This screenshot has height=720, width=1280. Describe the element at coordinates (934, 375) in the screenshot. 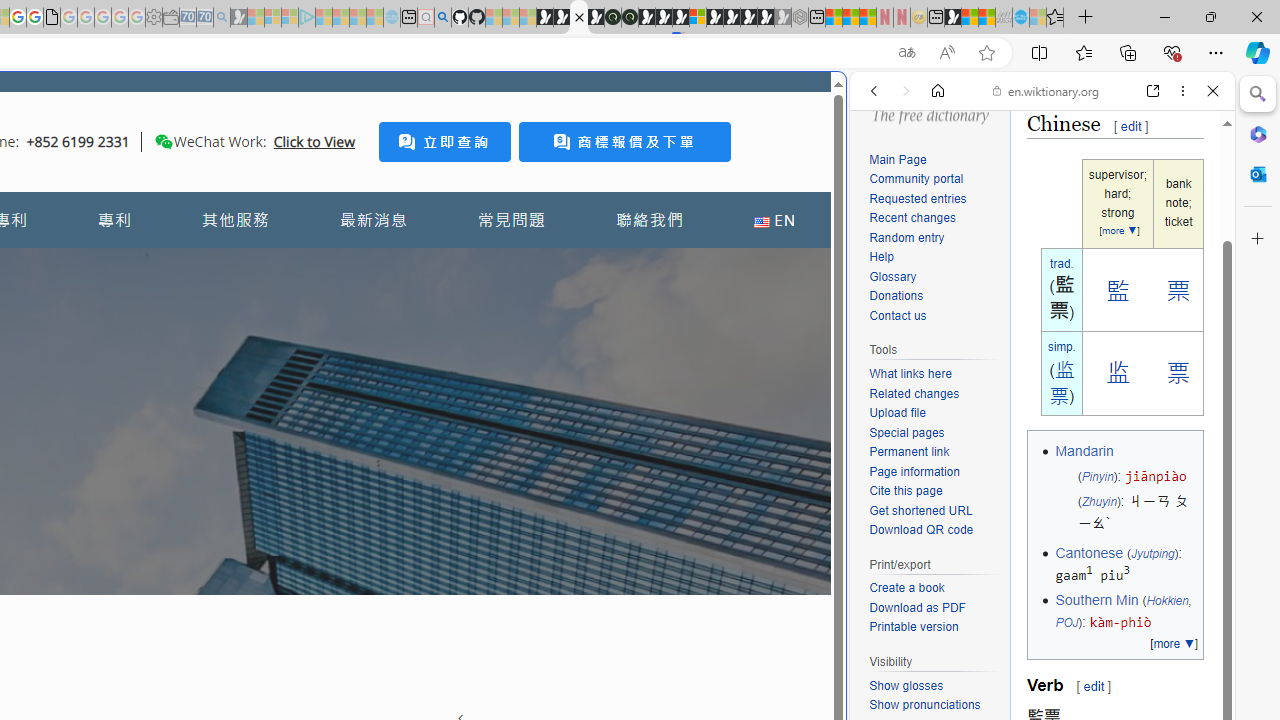

I see `'What links here'` at that location.